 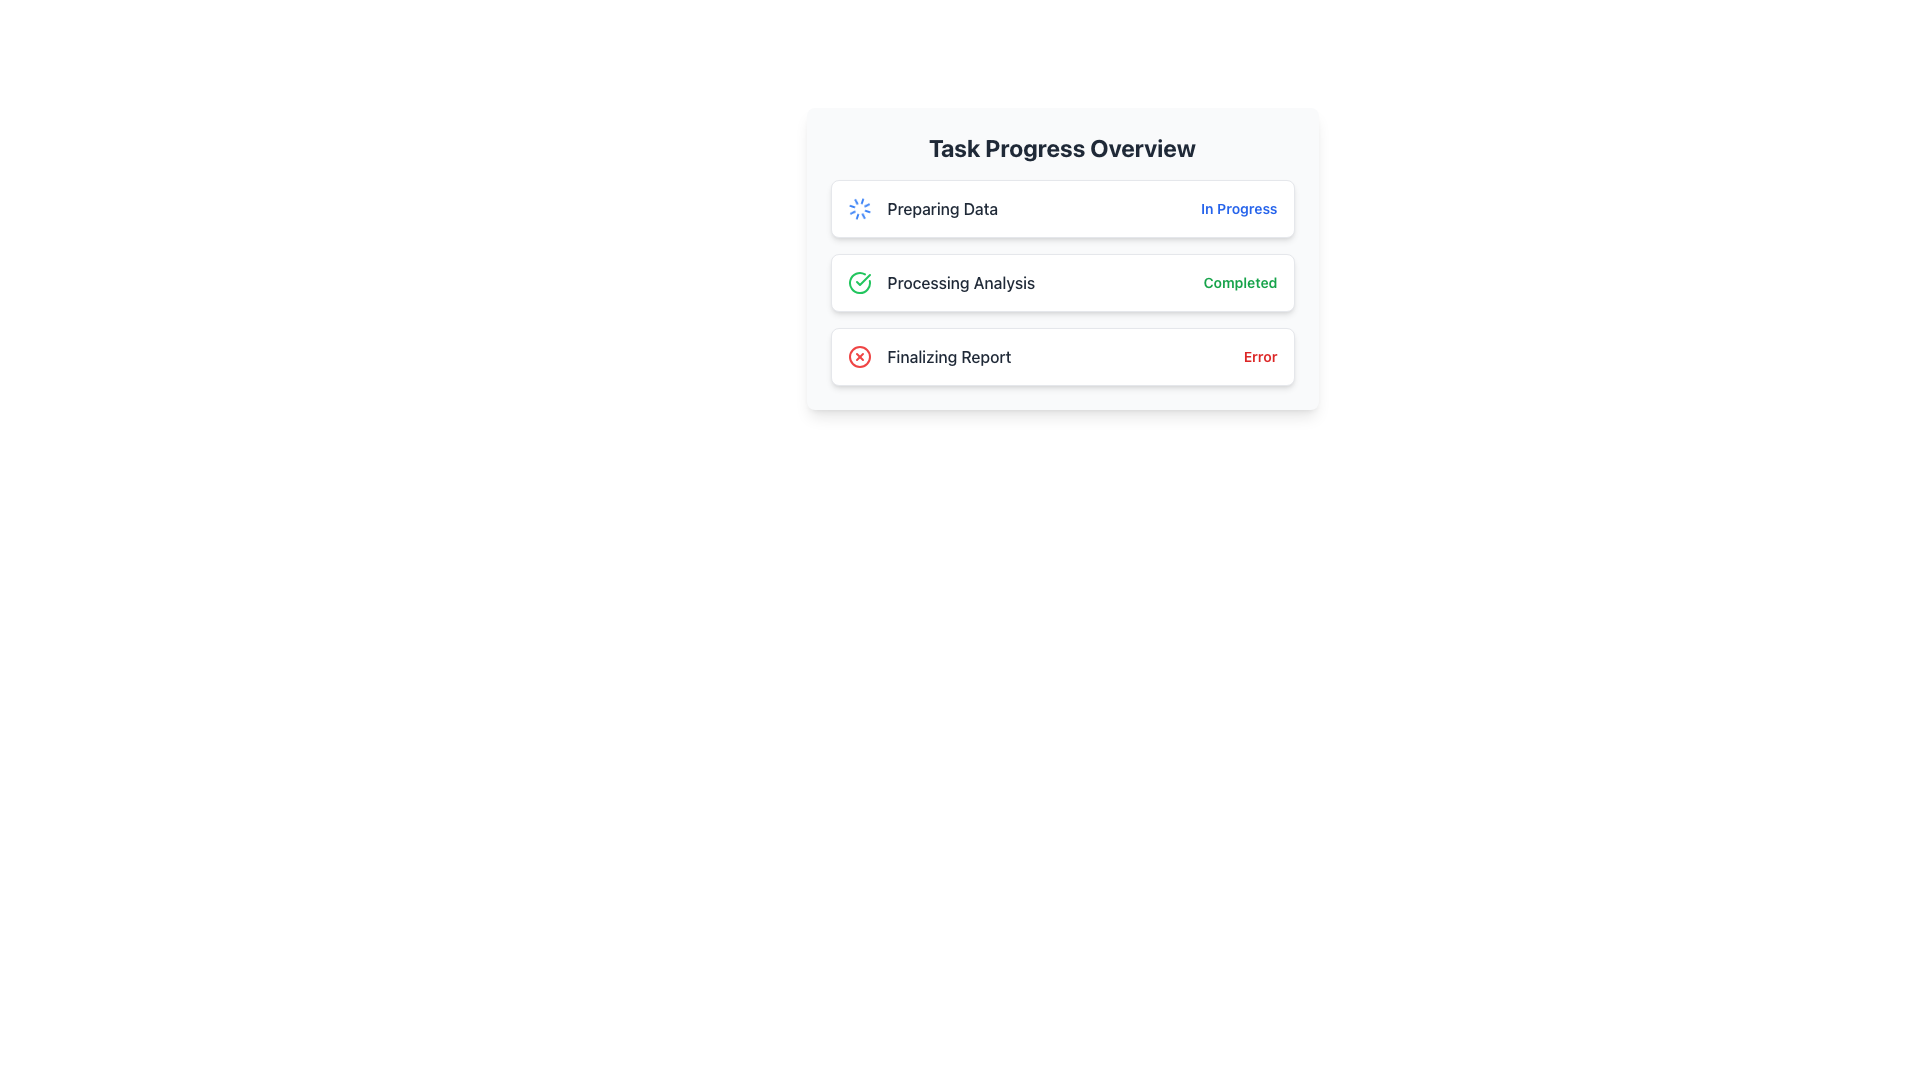 I want to click on the card titled 'Processing Analysis' which contains a green 'Completed' status indicator and is positioned between 'Preparing Data' and 'Finalizing Report' in the 'Task Progress Overview' section, so click(x=1061, y=257).